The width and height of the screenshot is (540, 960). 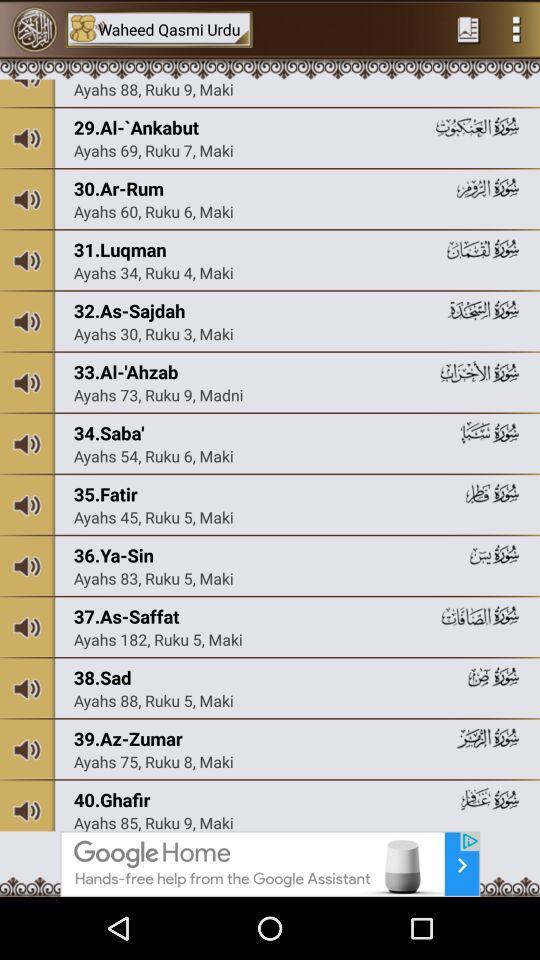 What do you see at coordinates (516, 28) in the screenshot?
I see `setting and privacy` at bounding box center [516, 28].